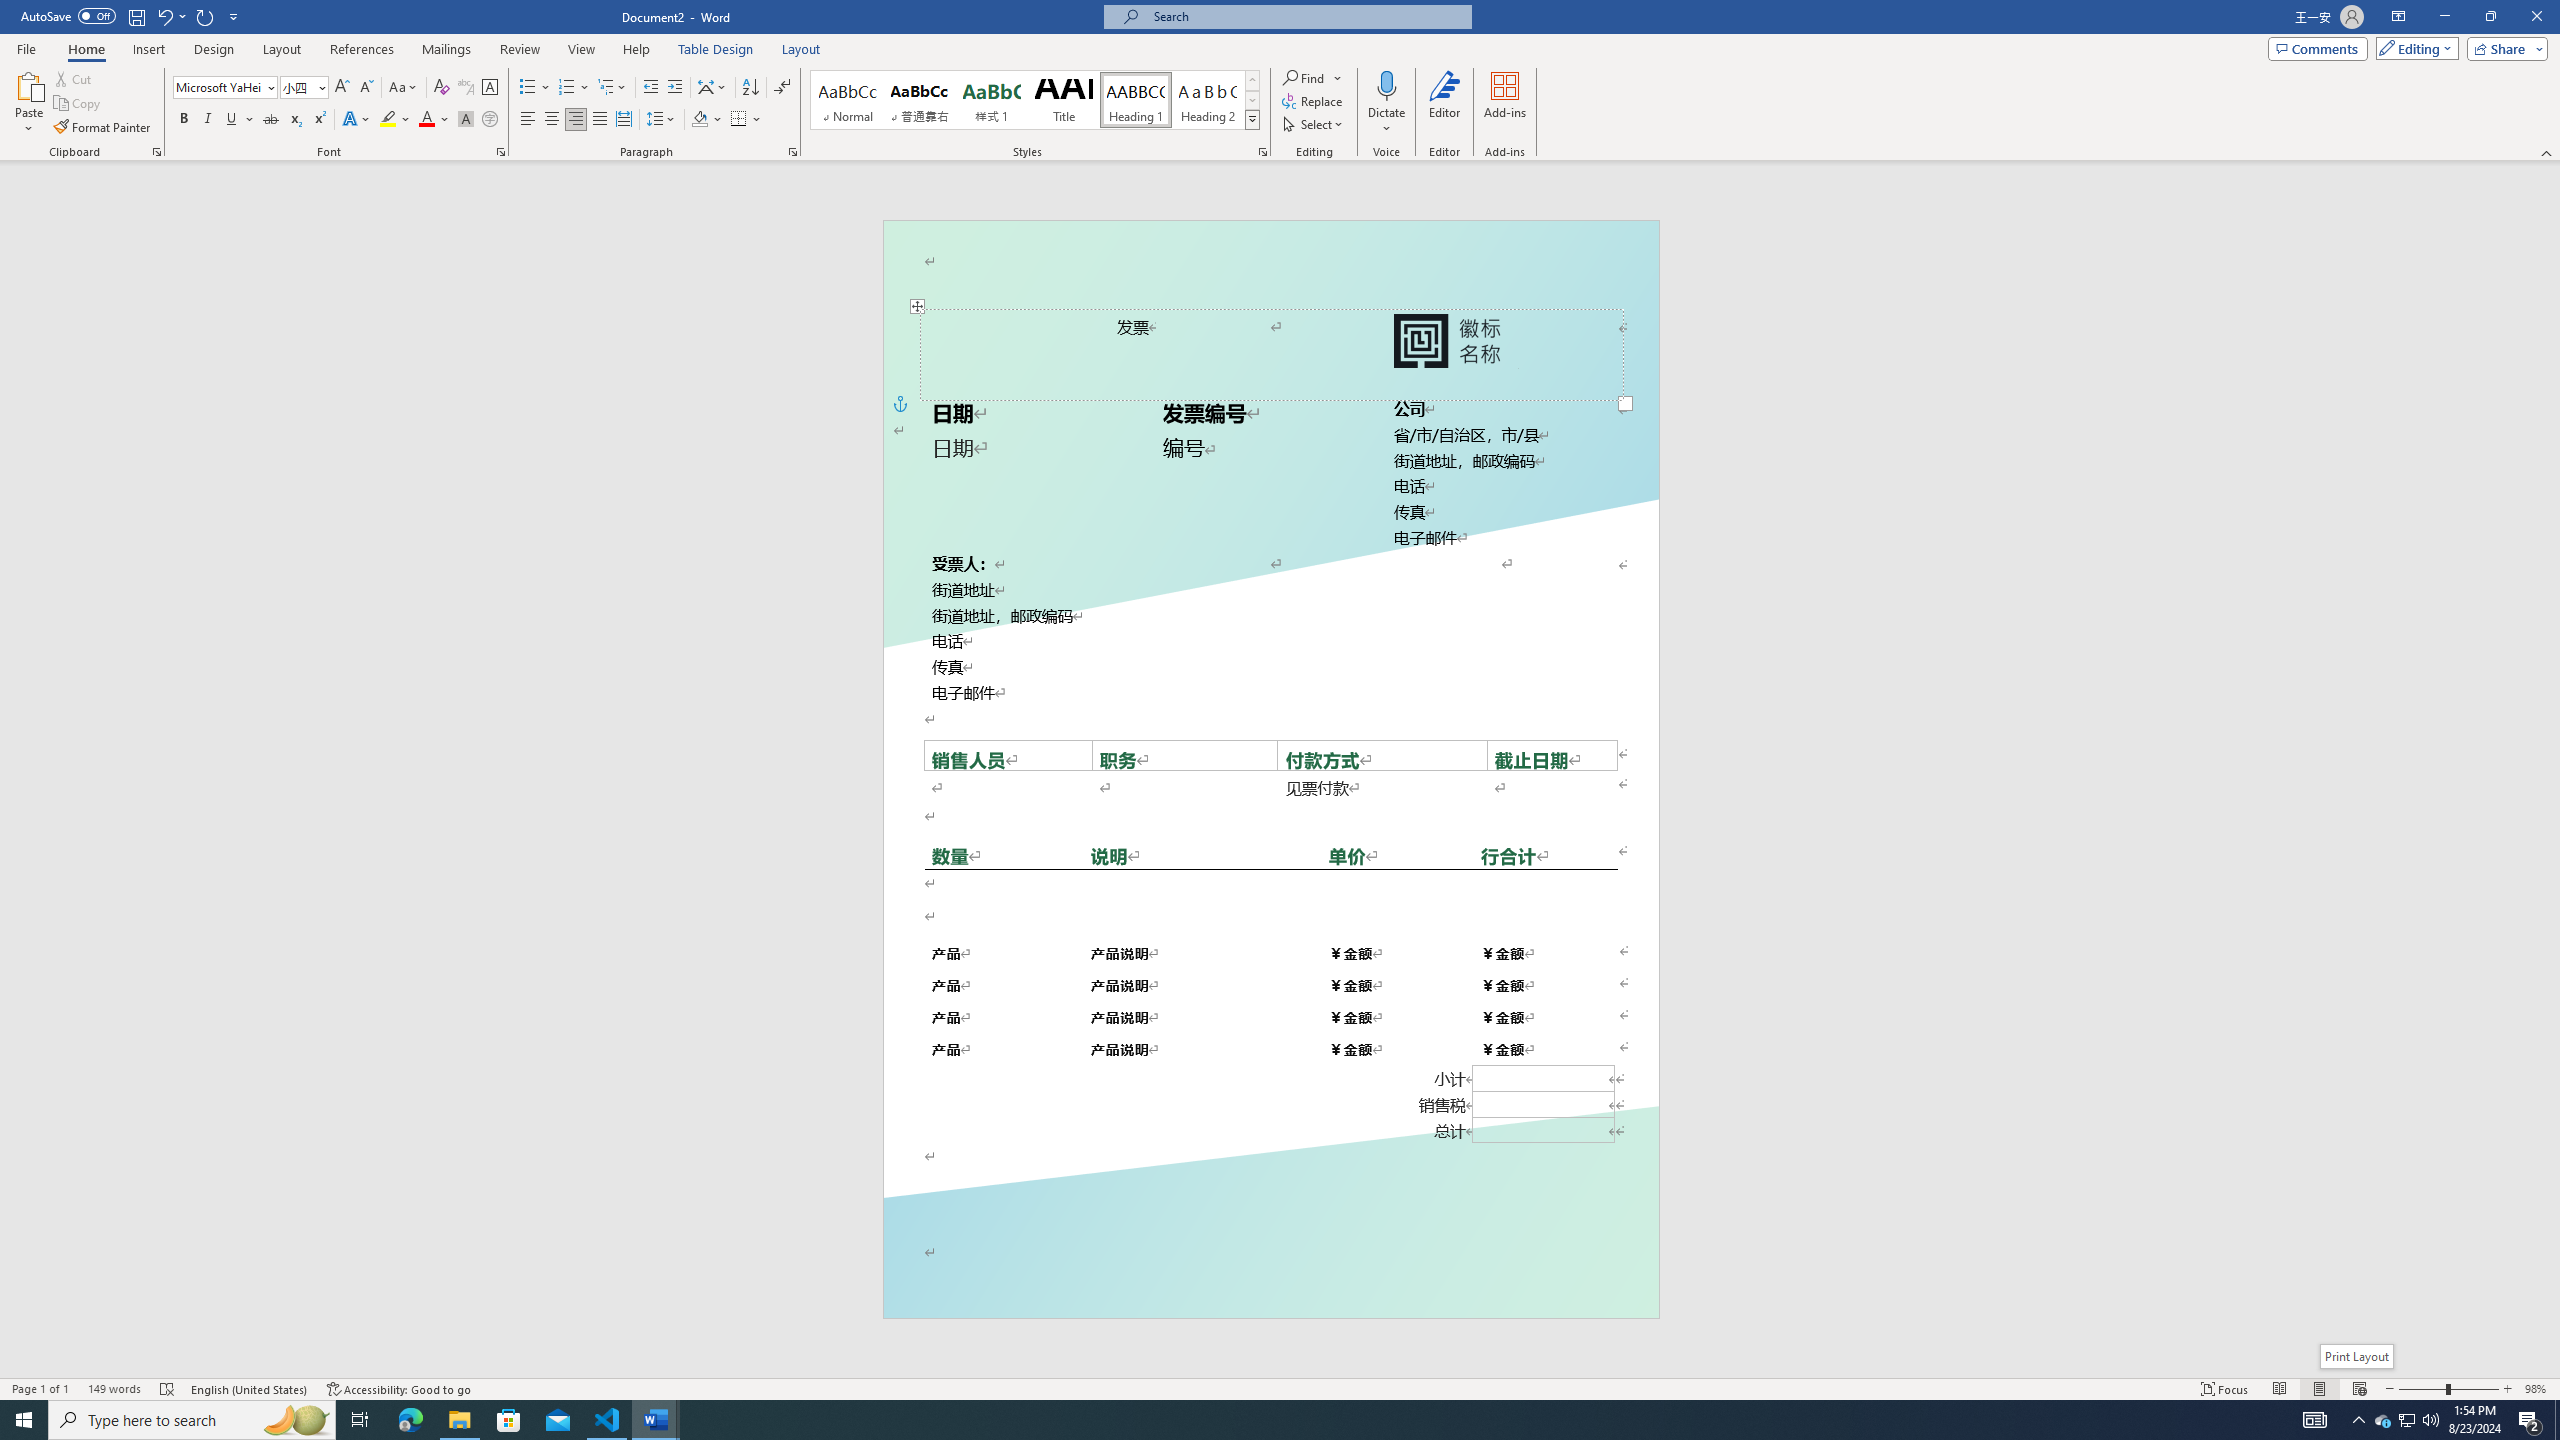 This screenshot has height=1440, width=2560. What do you see at coordinates (2447, 1389) in the screenshot?
I see `'Zoom'` at bounding box center [2447, 1389].